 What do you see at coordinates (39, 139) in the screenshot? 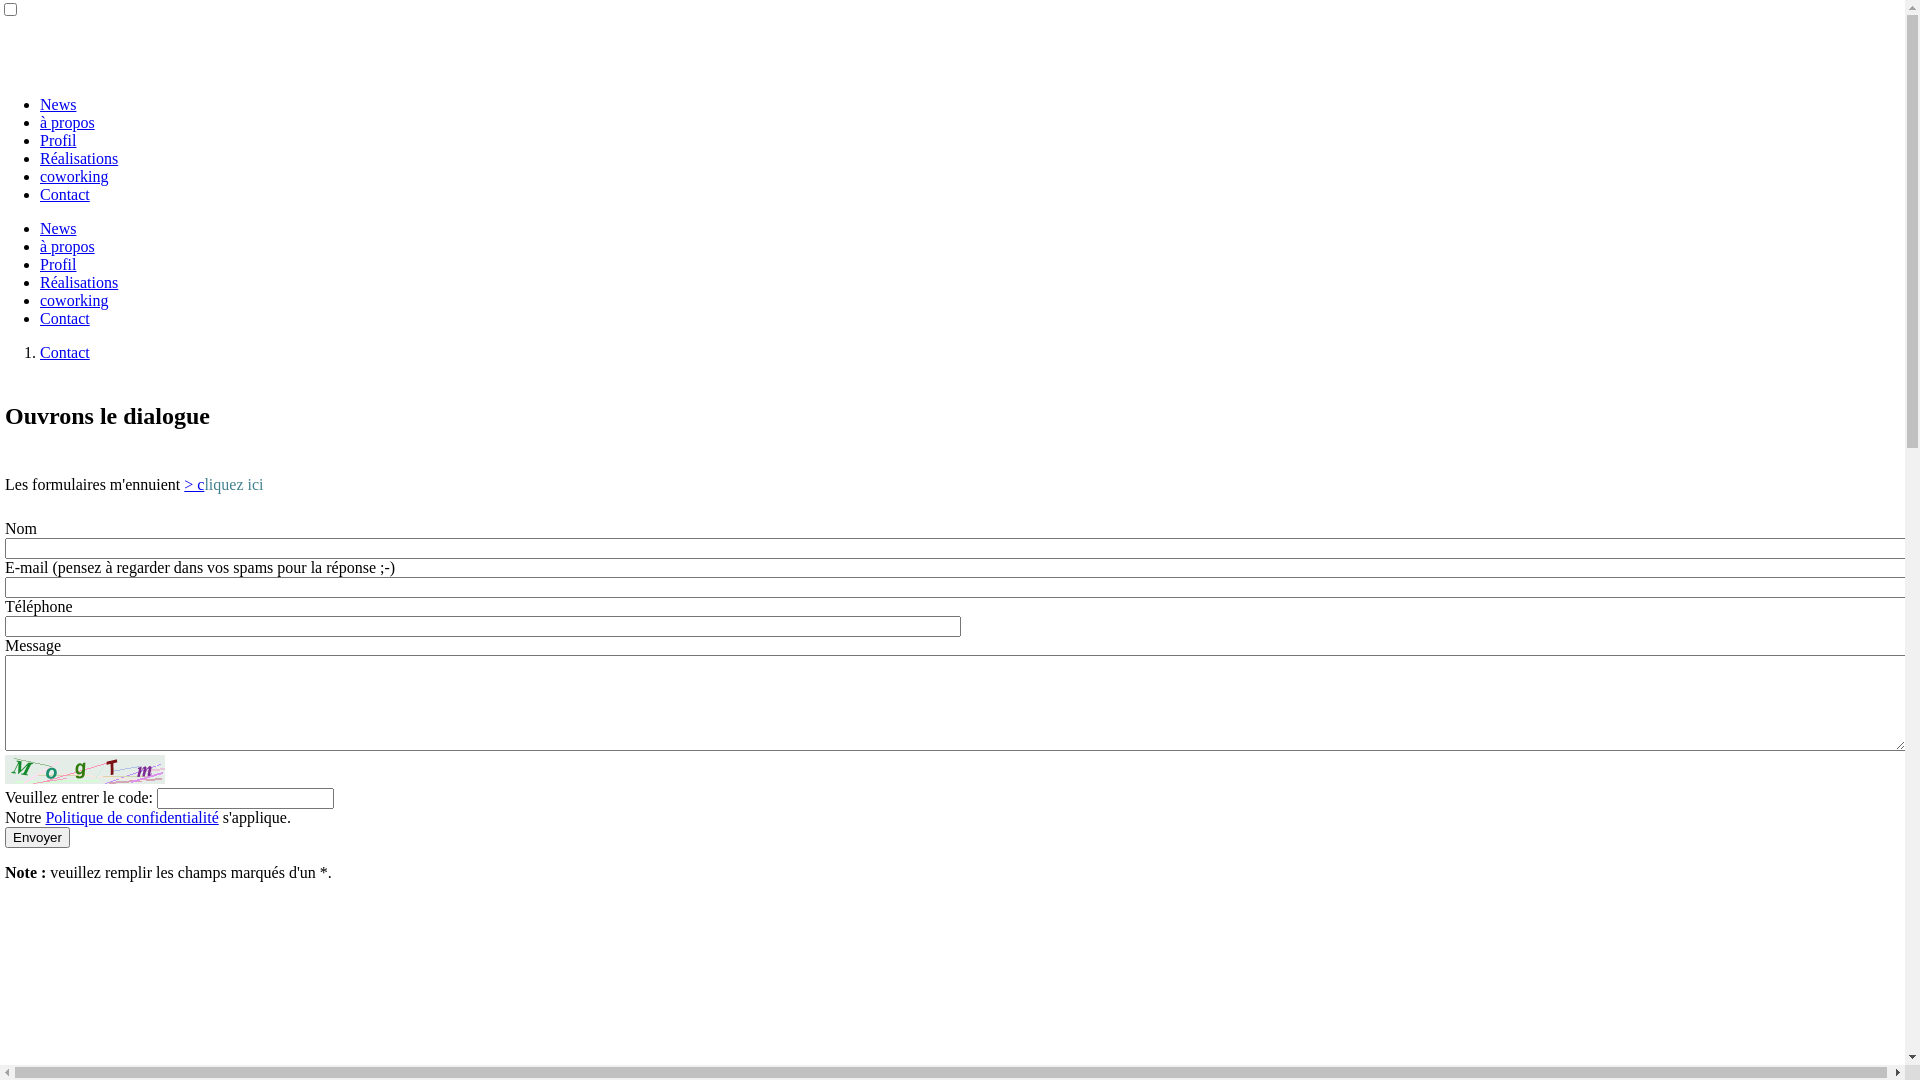
I see `'Profil'` at bounding box center [39, 139].